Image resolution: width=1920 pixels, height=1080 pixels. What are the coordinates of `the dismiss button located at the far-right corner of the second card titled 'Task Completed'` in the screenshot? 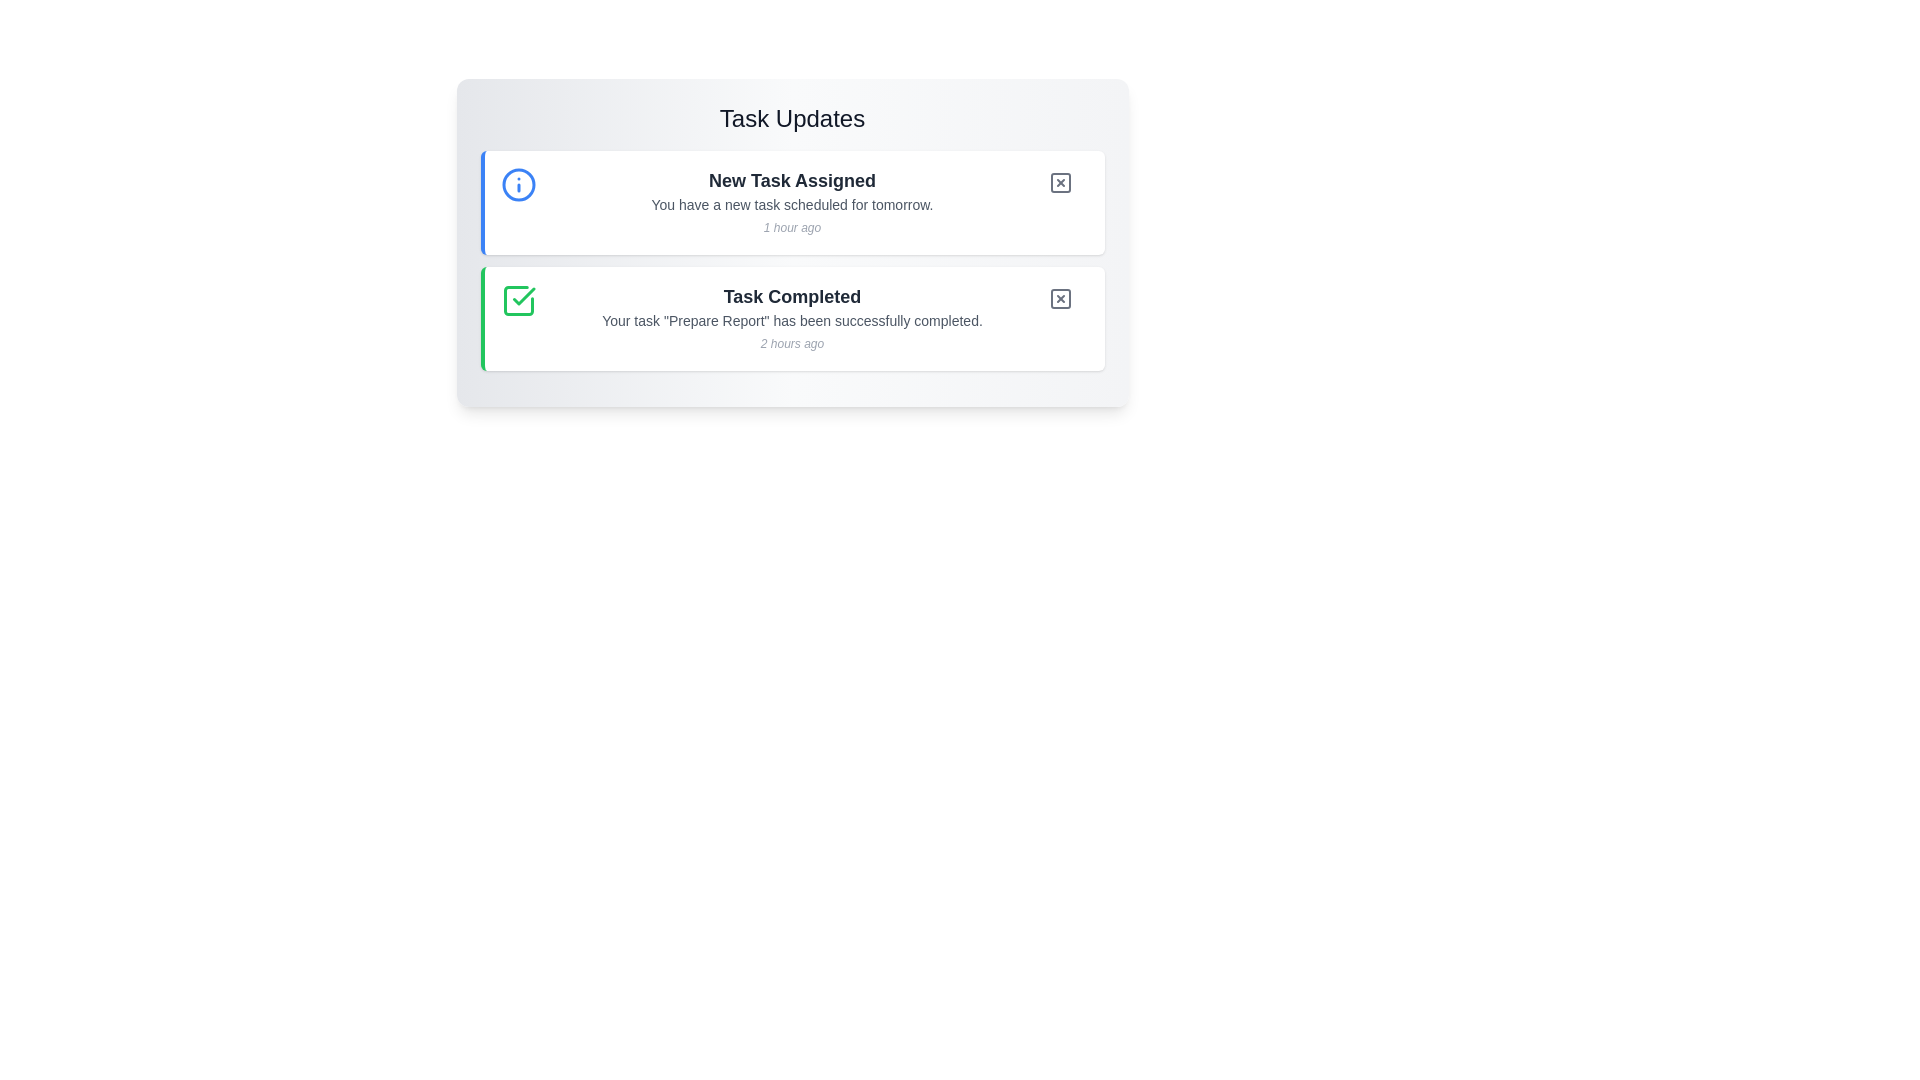 It's located at (1059, 299).